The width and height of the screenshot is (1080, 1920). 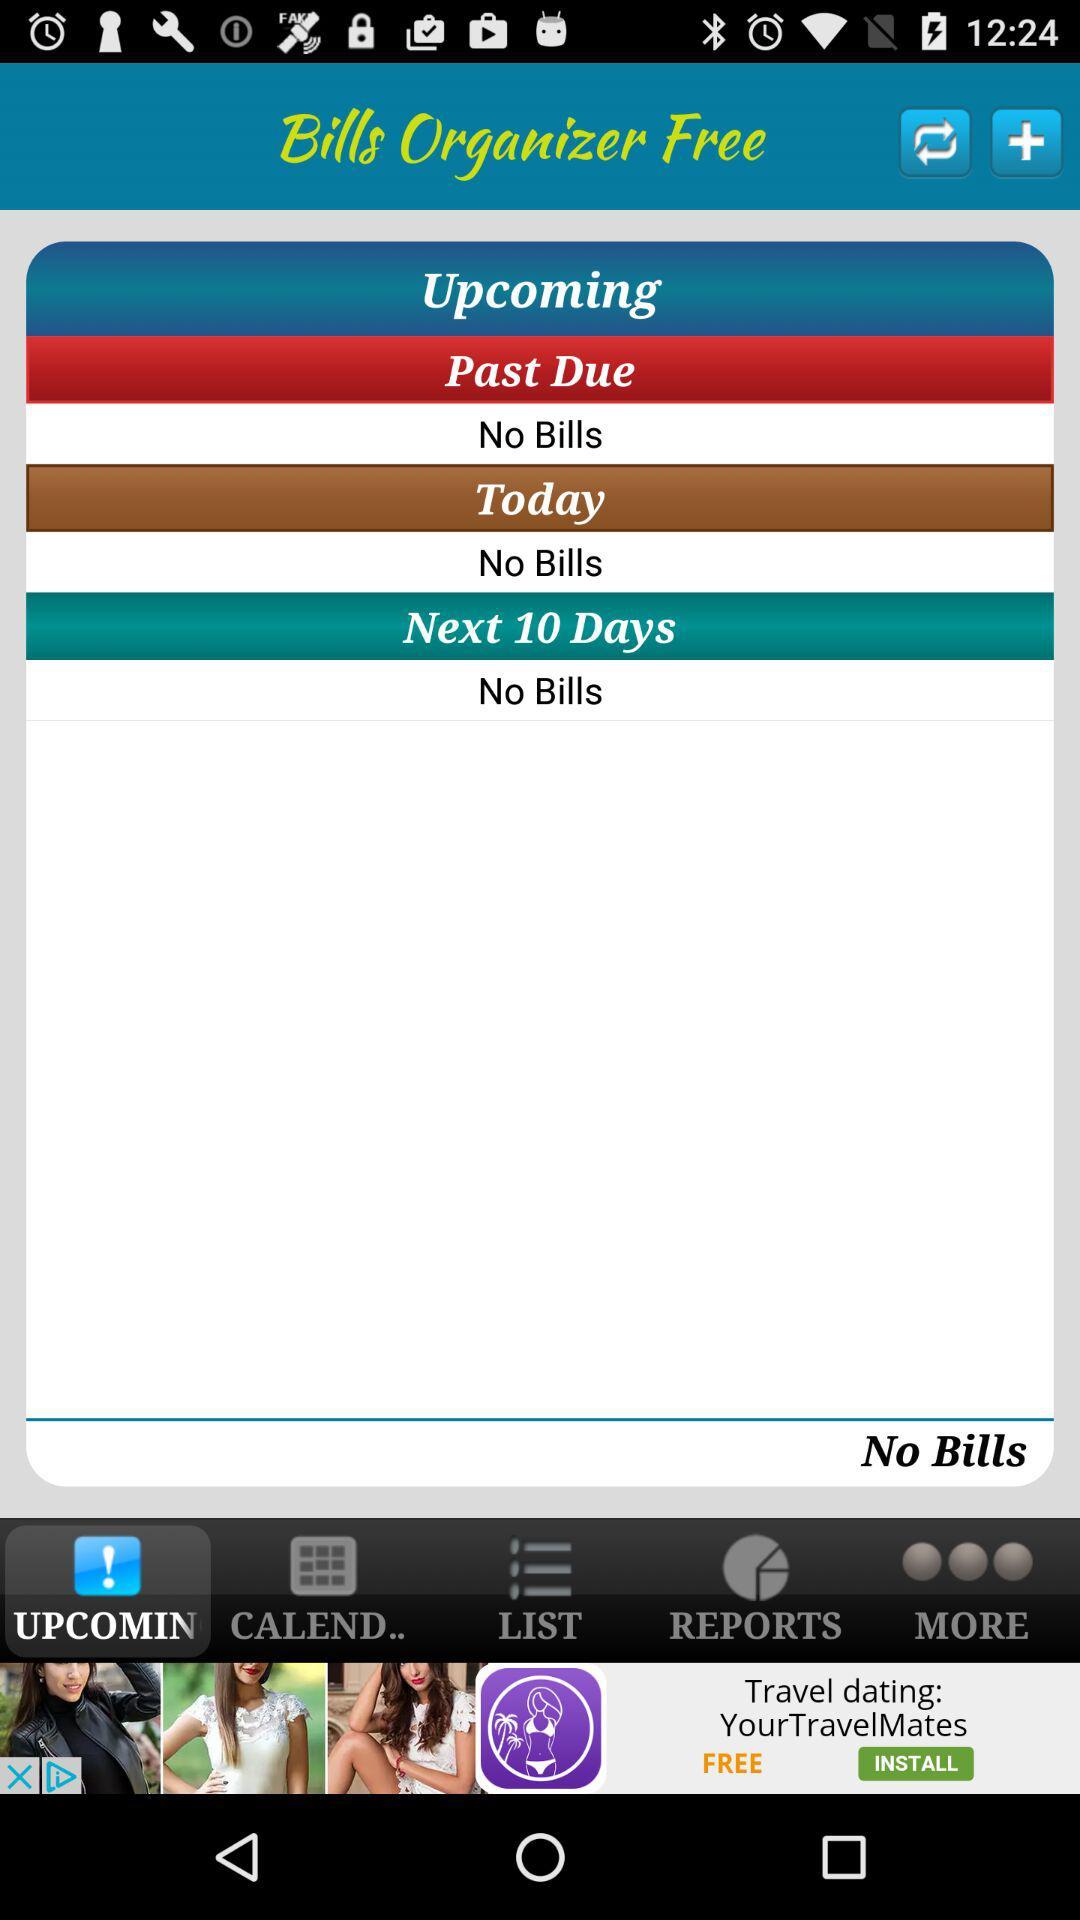 I want to click on a payment reminder, so click(x=1027, y=140).